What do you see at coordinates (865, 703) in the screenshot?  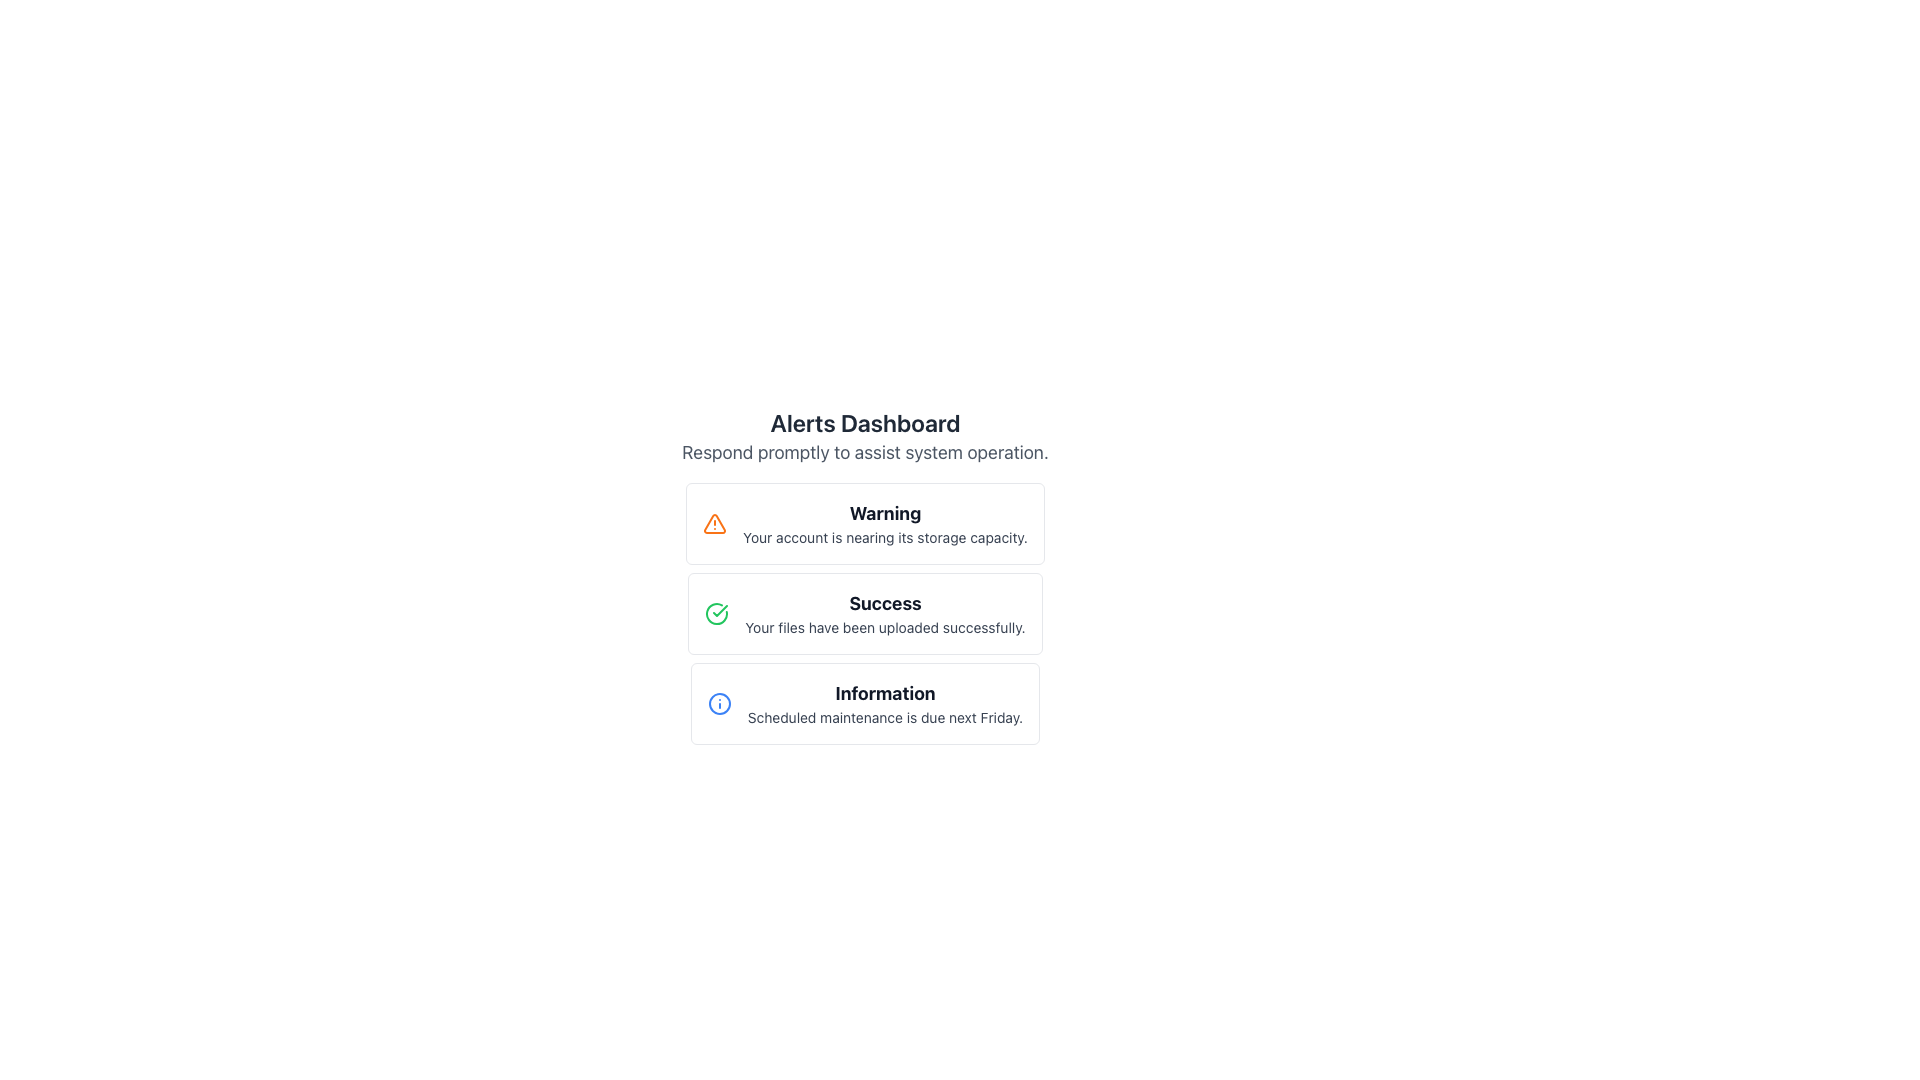 I see `the information displayed in the Notification card by clicking on the center of the card, which contains the text 'Information' and the description 'Scheduled maintenance is due next Friday.'` at bounding box center [865, 703].